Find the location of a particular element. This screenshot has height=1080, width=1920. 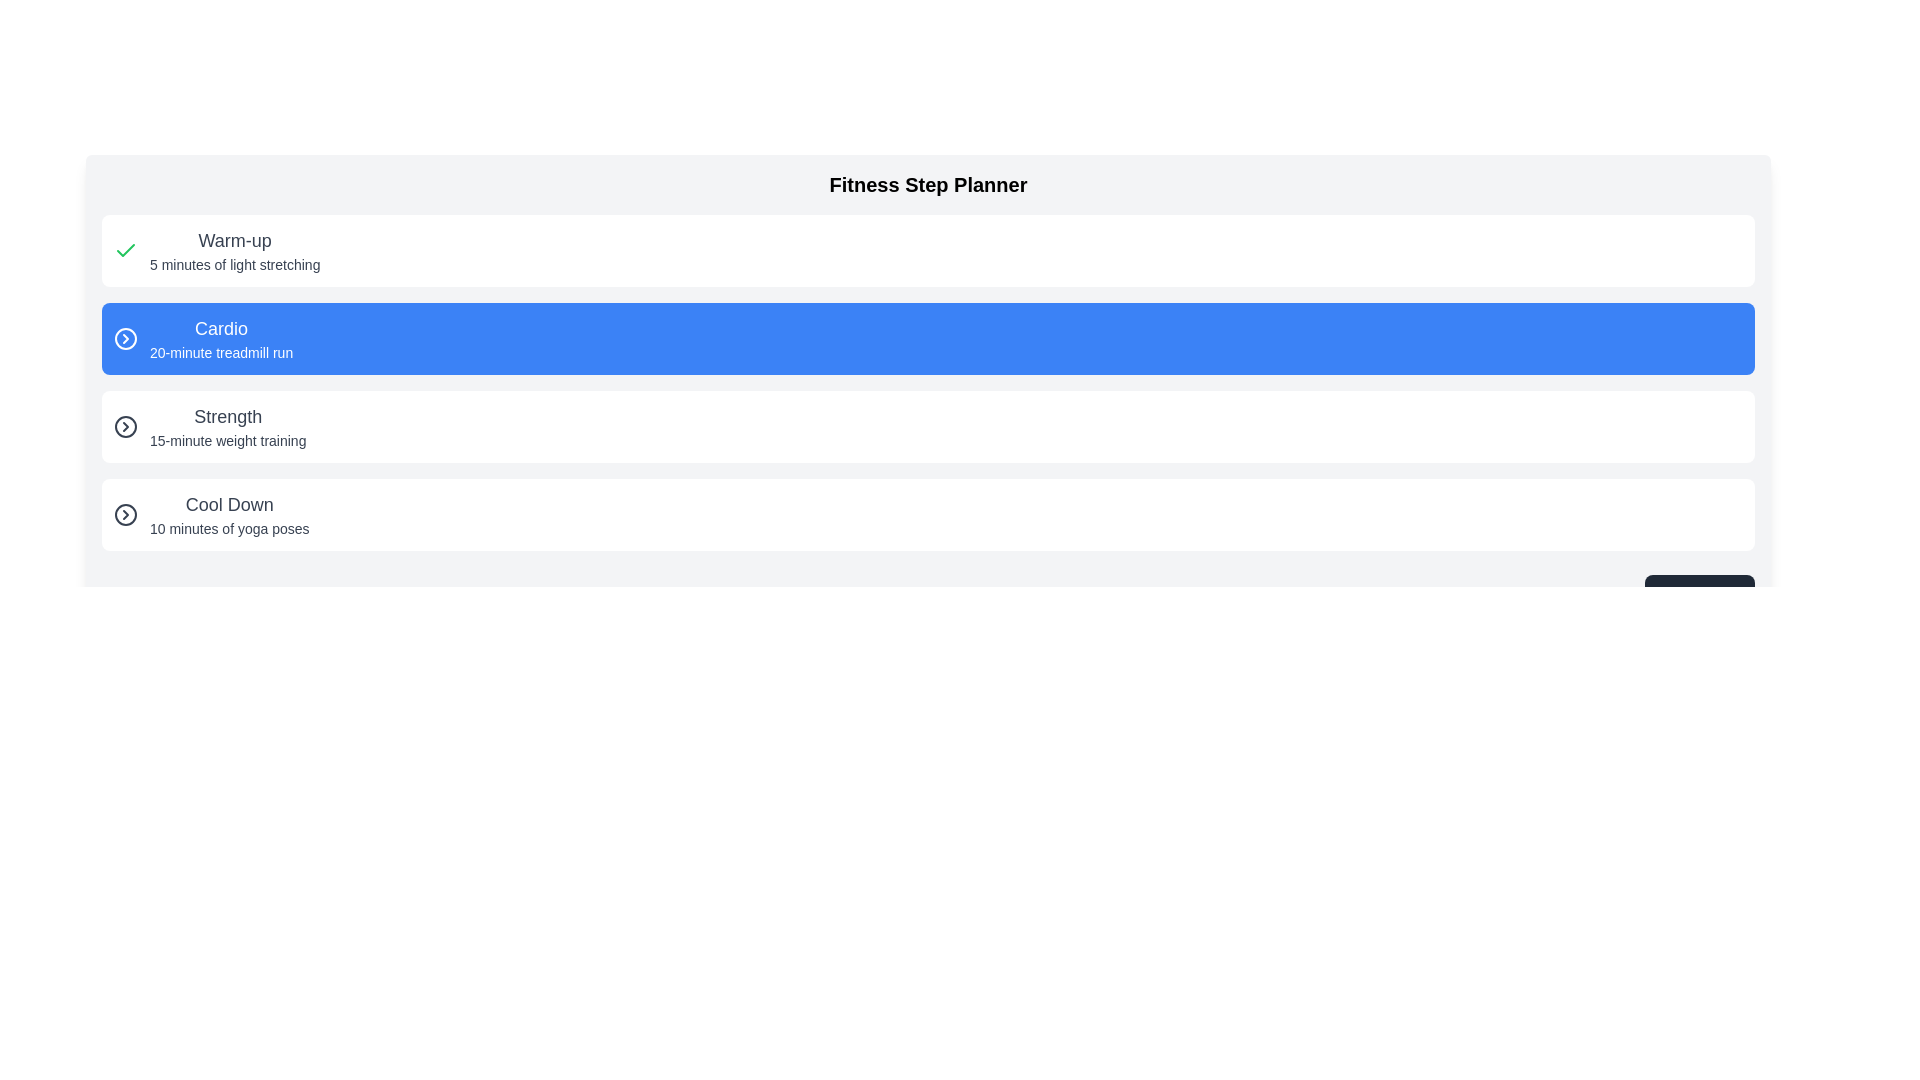

the circular icon with a chevron arrow pointing right, located on the left side of the blue-highlighted 'Cardio' section in the fitness steps layout is located at coordinates (124, 338).